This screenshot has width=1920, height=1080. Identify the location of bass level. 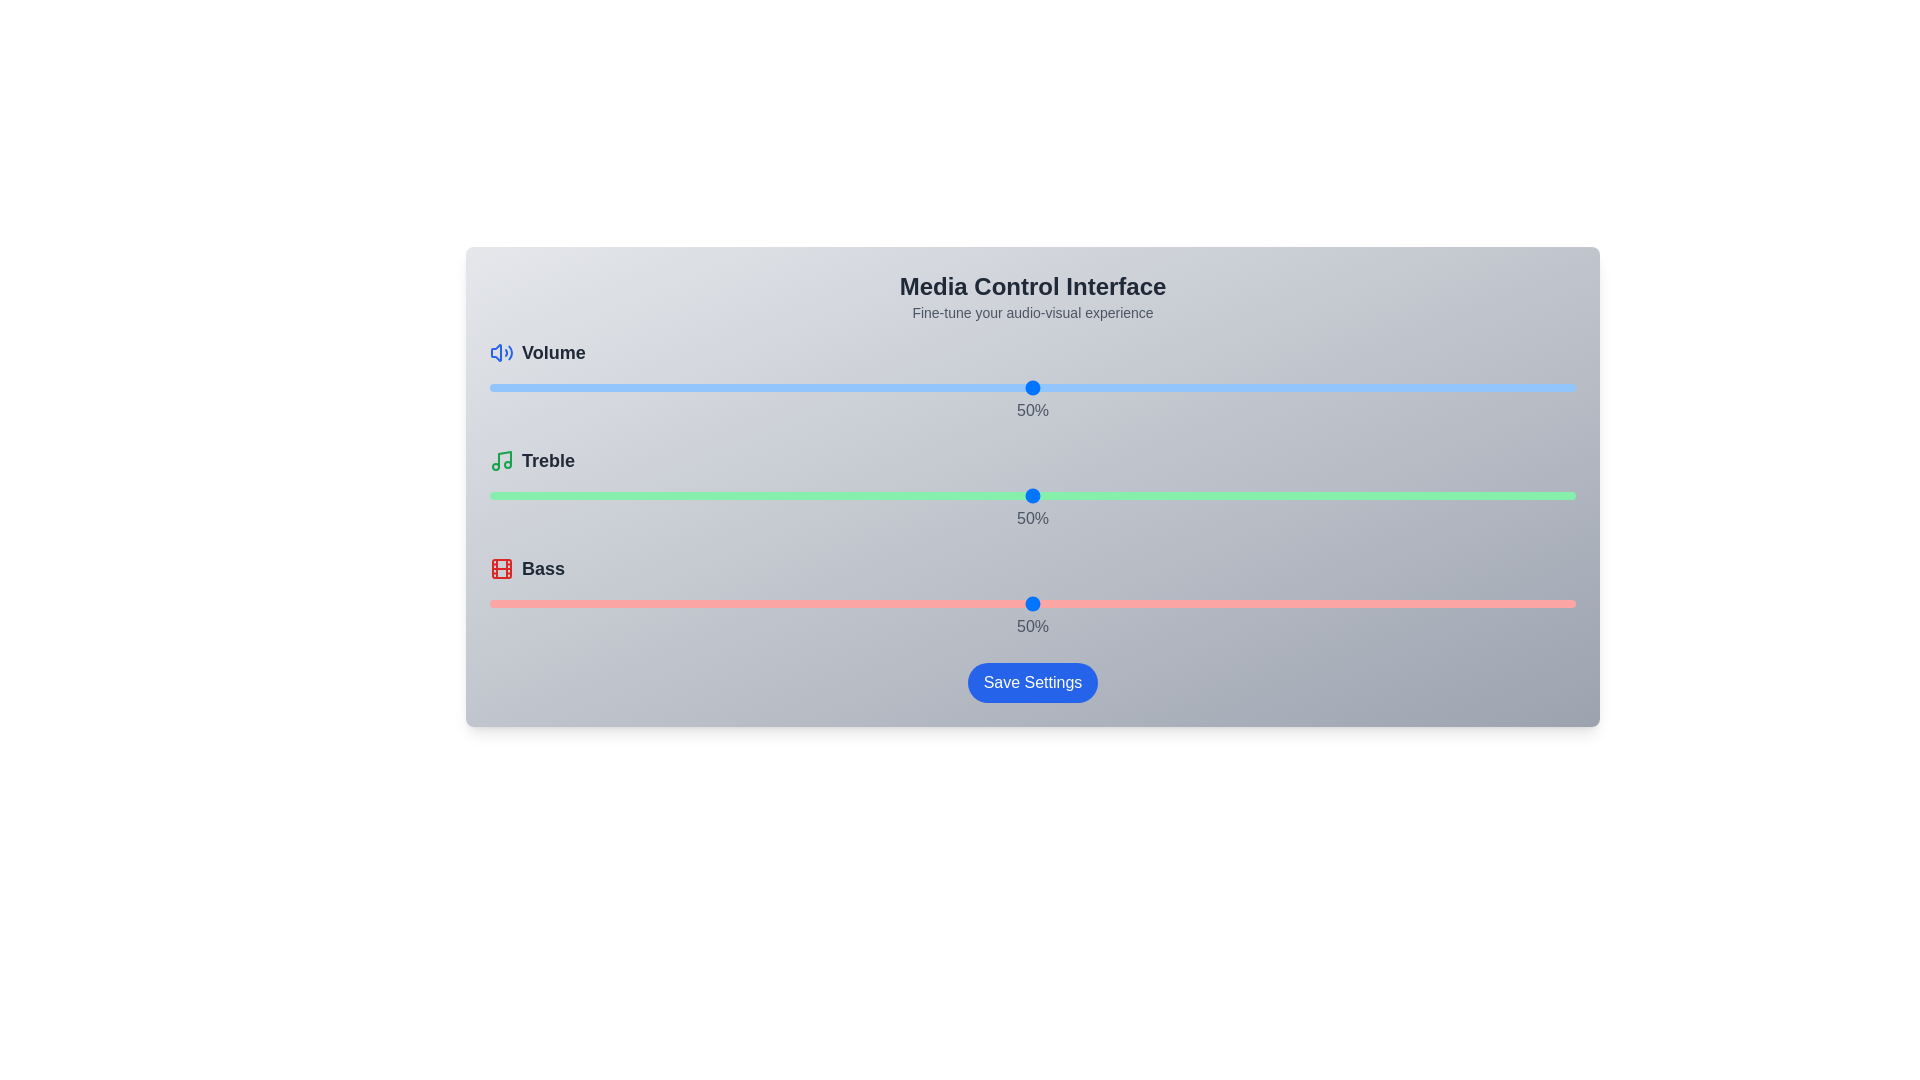
(1130, 603).